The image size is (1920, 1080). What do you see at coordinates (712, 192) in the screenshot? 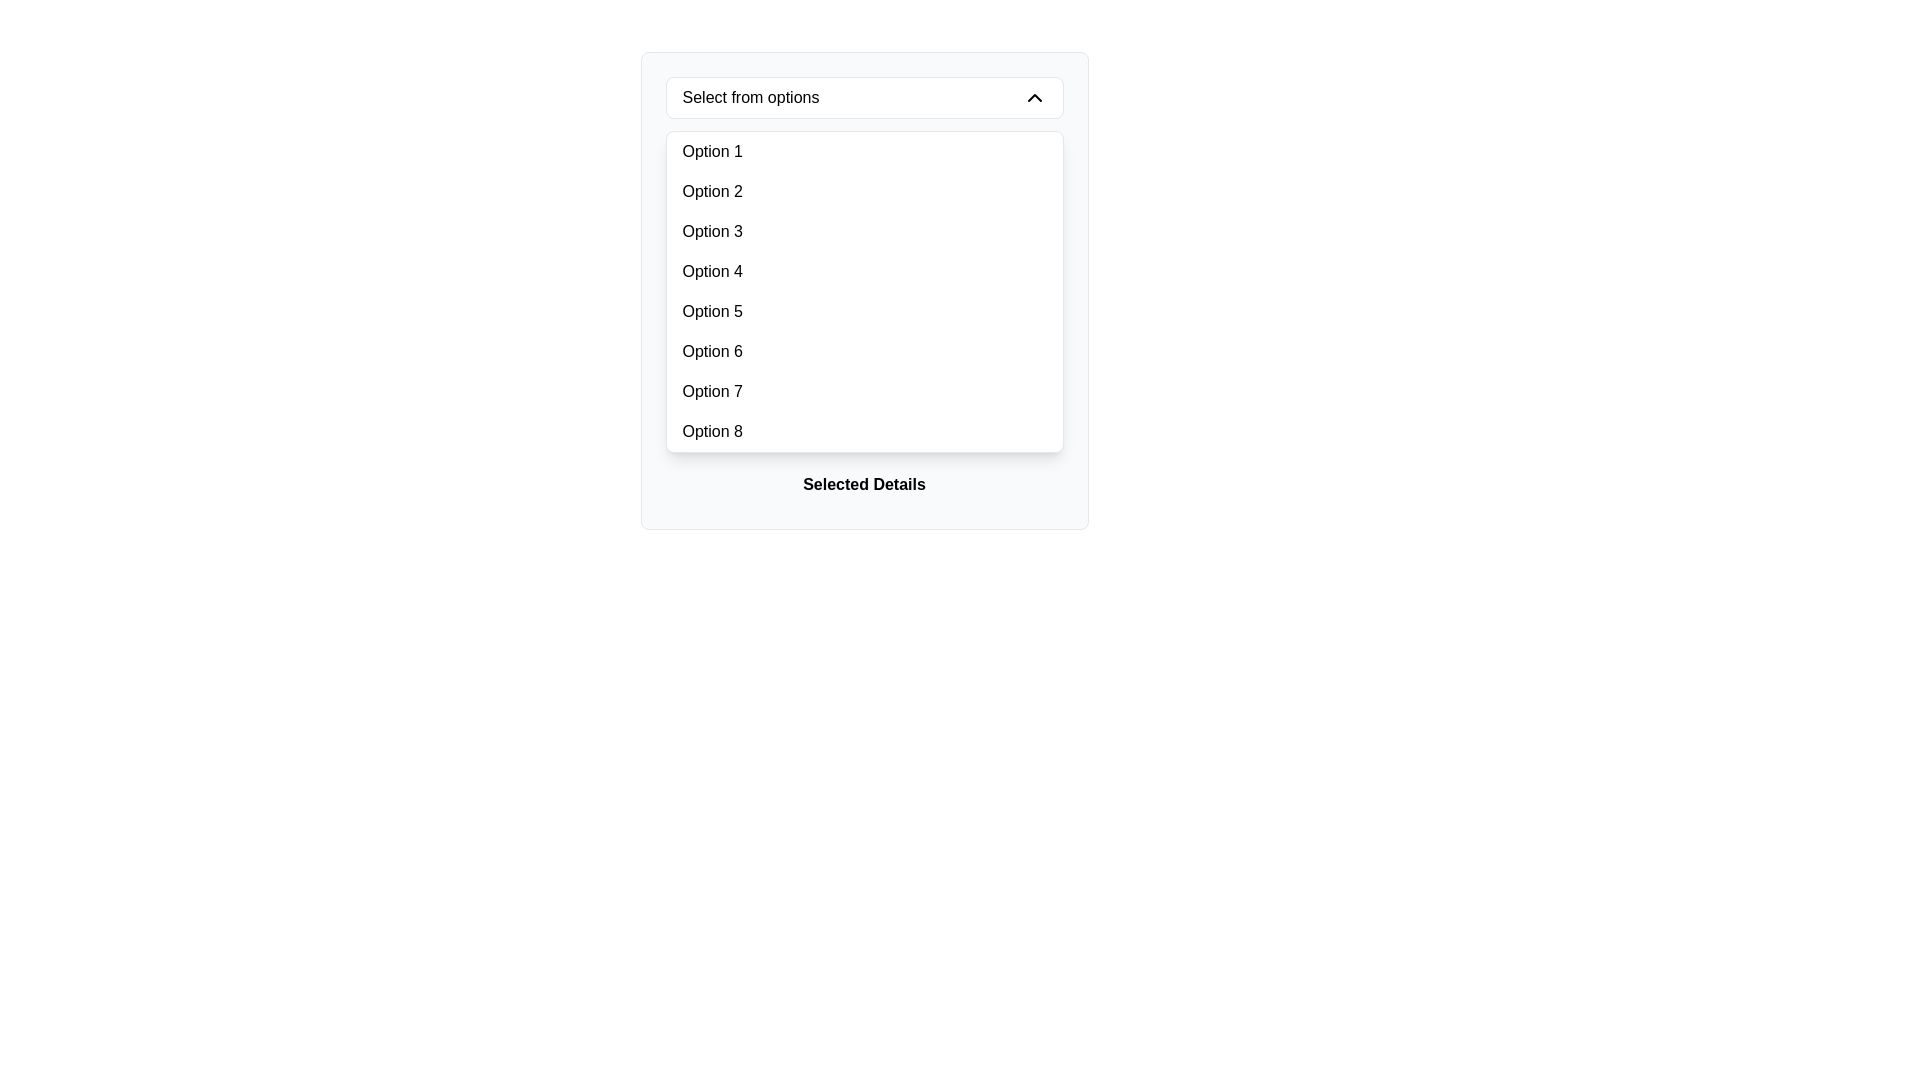
I see `the 'Option 2' text label within the dropdown menu` at bounding box center [712, 192].